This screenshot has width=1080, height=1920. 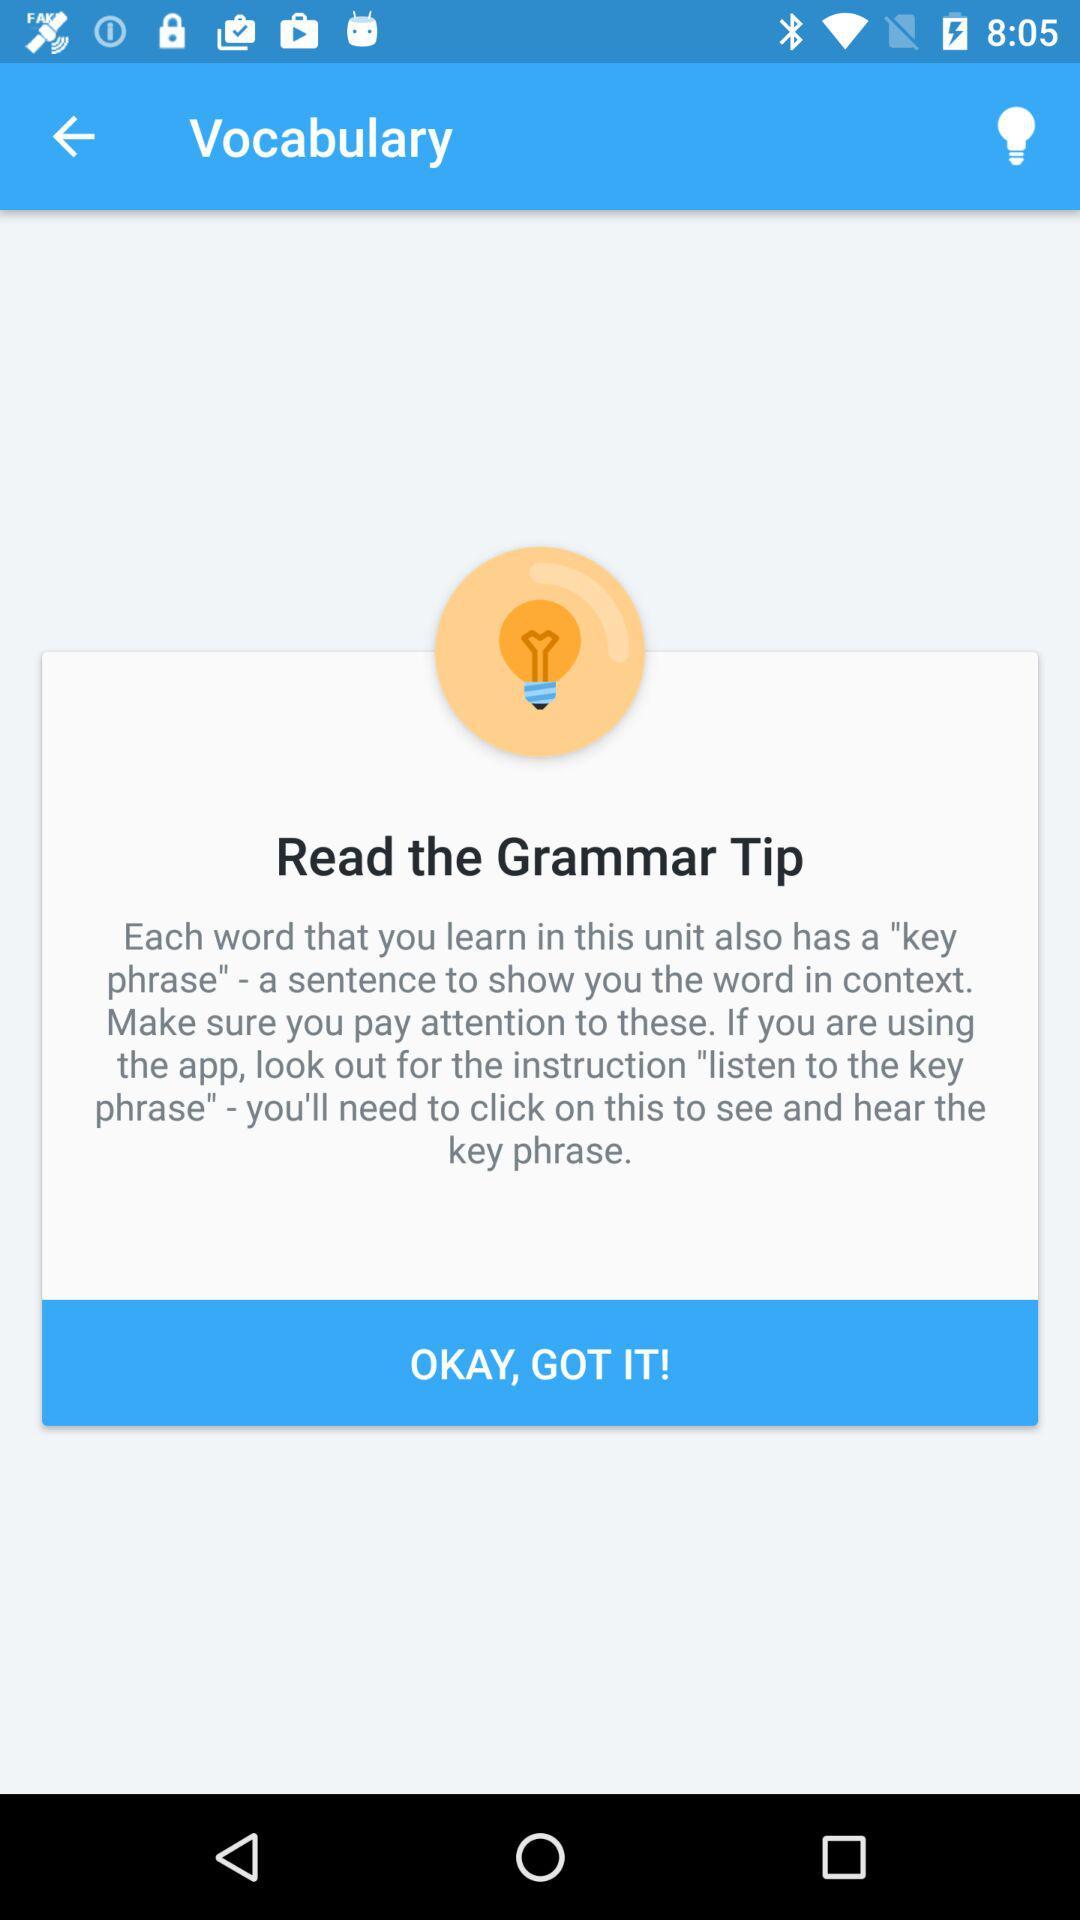 What do you see at coordinates (540, 1361) in the screenshot?
I see `okay, got it! item` at bounding box center [540, 1361].